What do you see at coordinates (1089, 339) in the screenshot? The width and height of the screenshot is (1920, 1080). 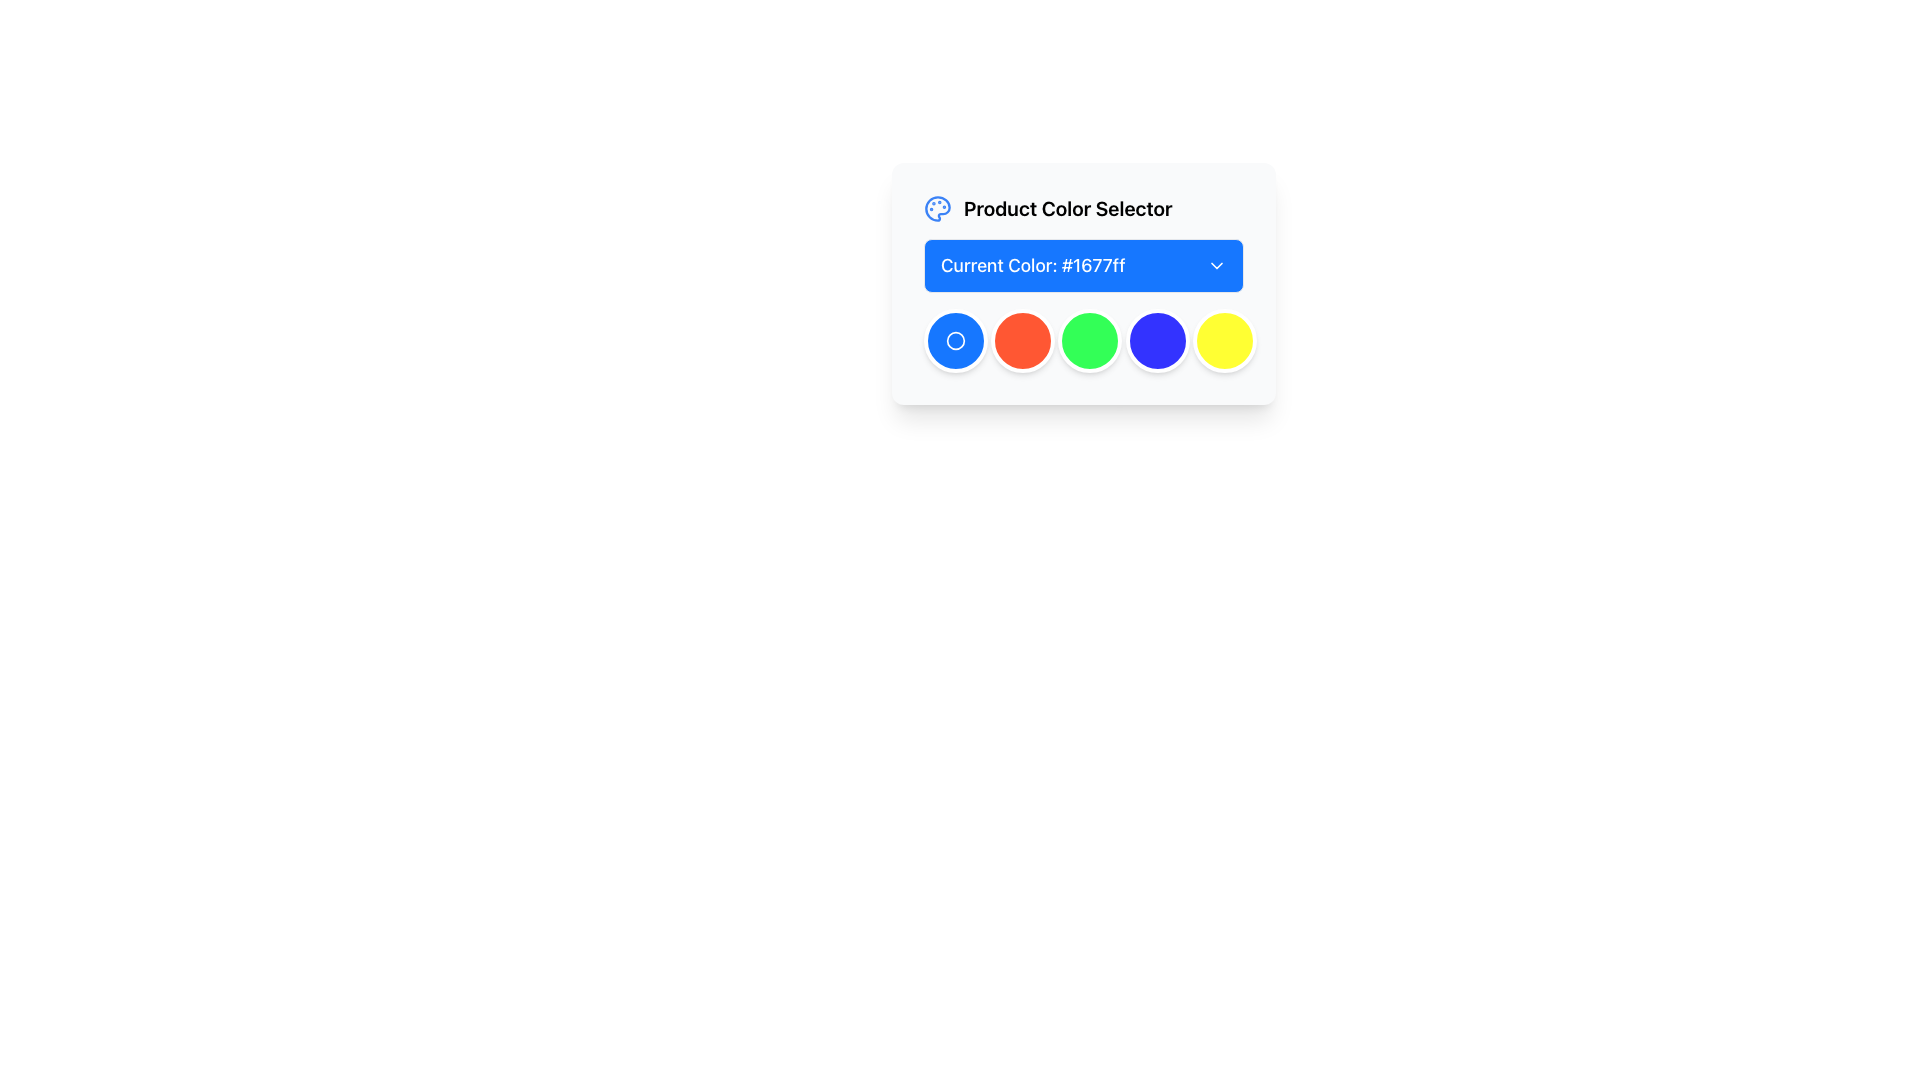 I see `the bright green circular button with a white border, which is the fourth button in a horizontal row of five` at bounding box center [1089, 339].